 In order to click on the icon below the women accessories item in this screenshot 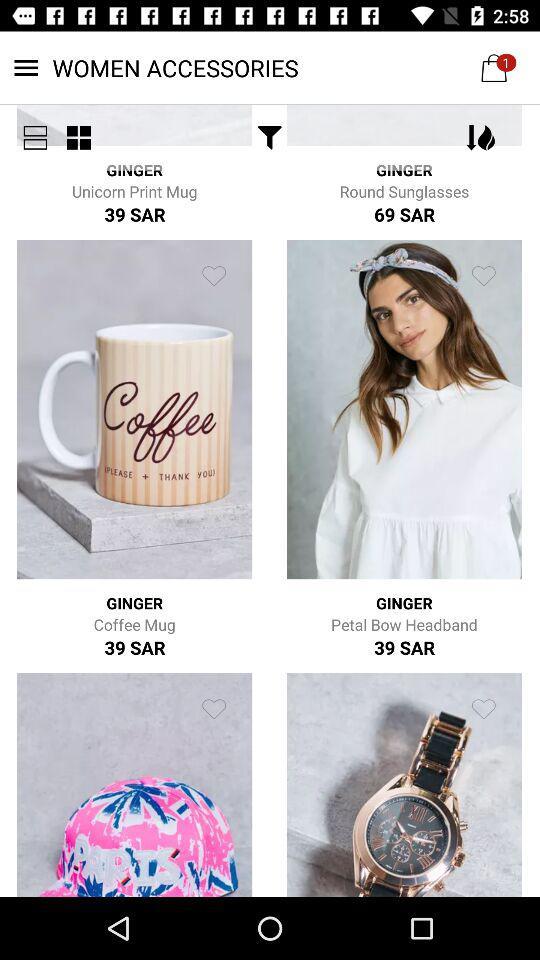, I will do `click(269, 136)`.